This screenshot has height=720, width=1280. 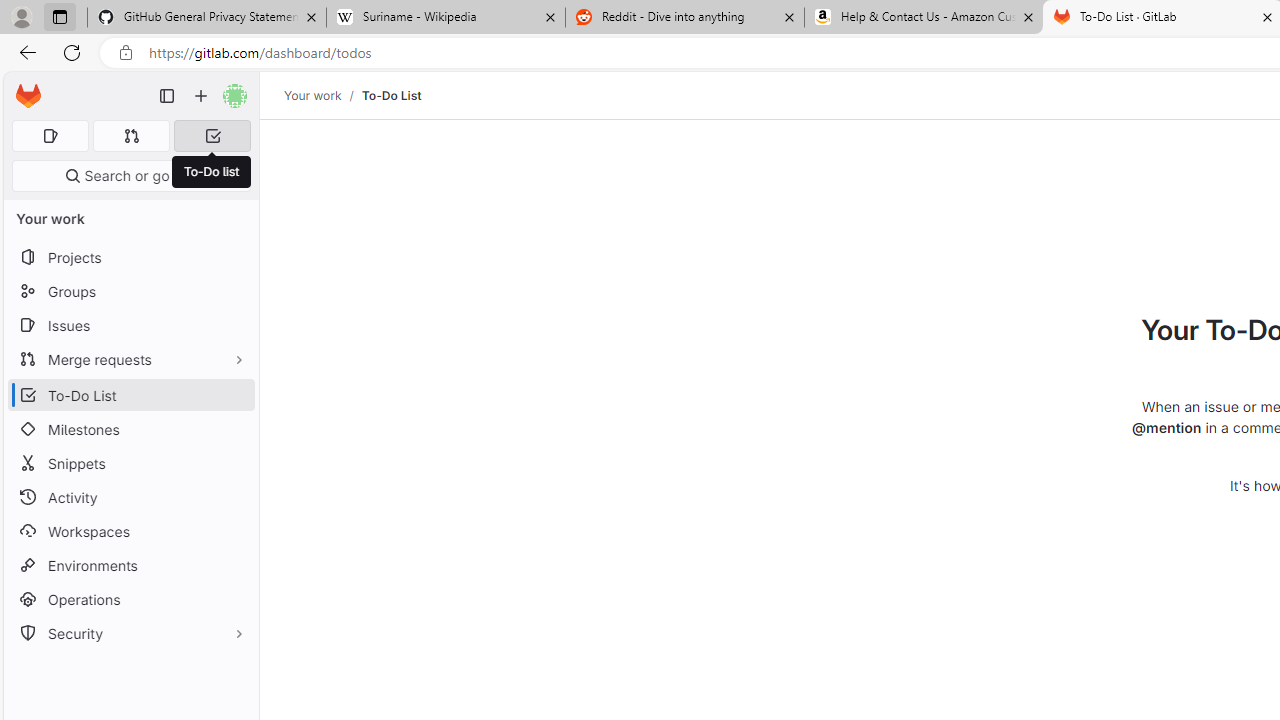 I want to click on 'Groups', so click(x=130, y=291).